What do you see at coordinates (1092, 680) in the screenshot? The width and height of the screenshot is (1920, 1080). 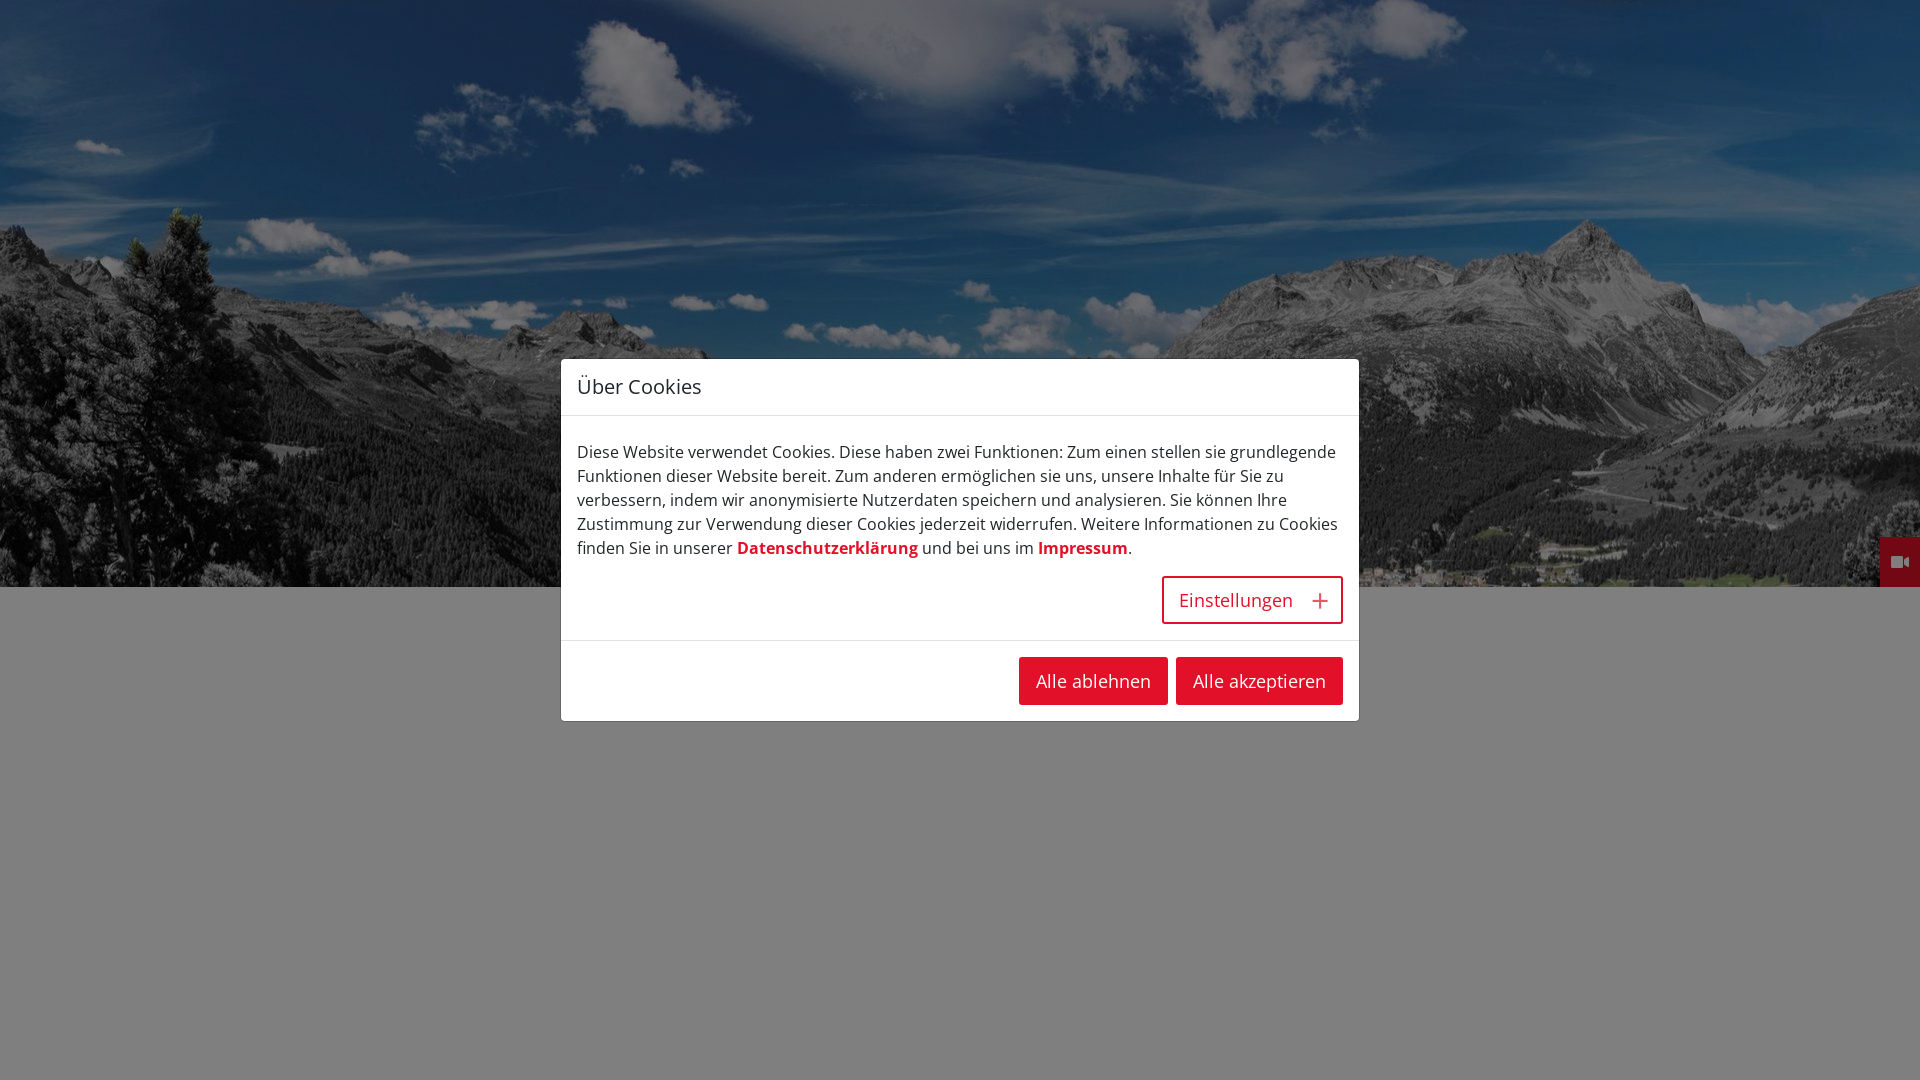 I see `'Alle ablehnen'` at bounding box center [1092, 680].